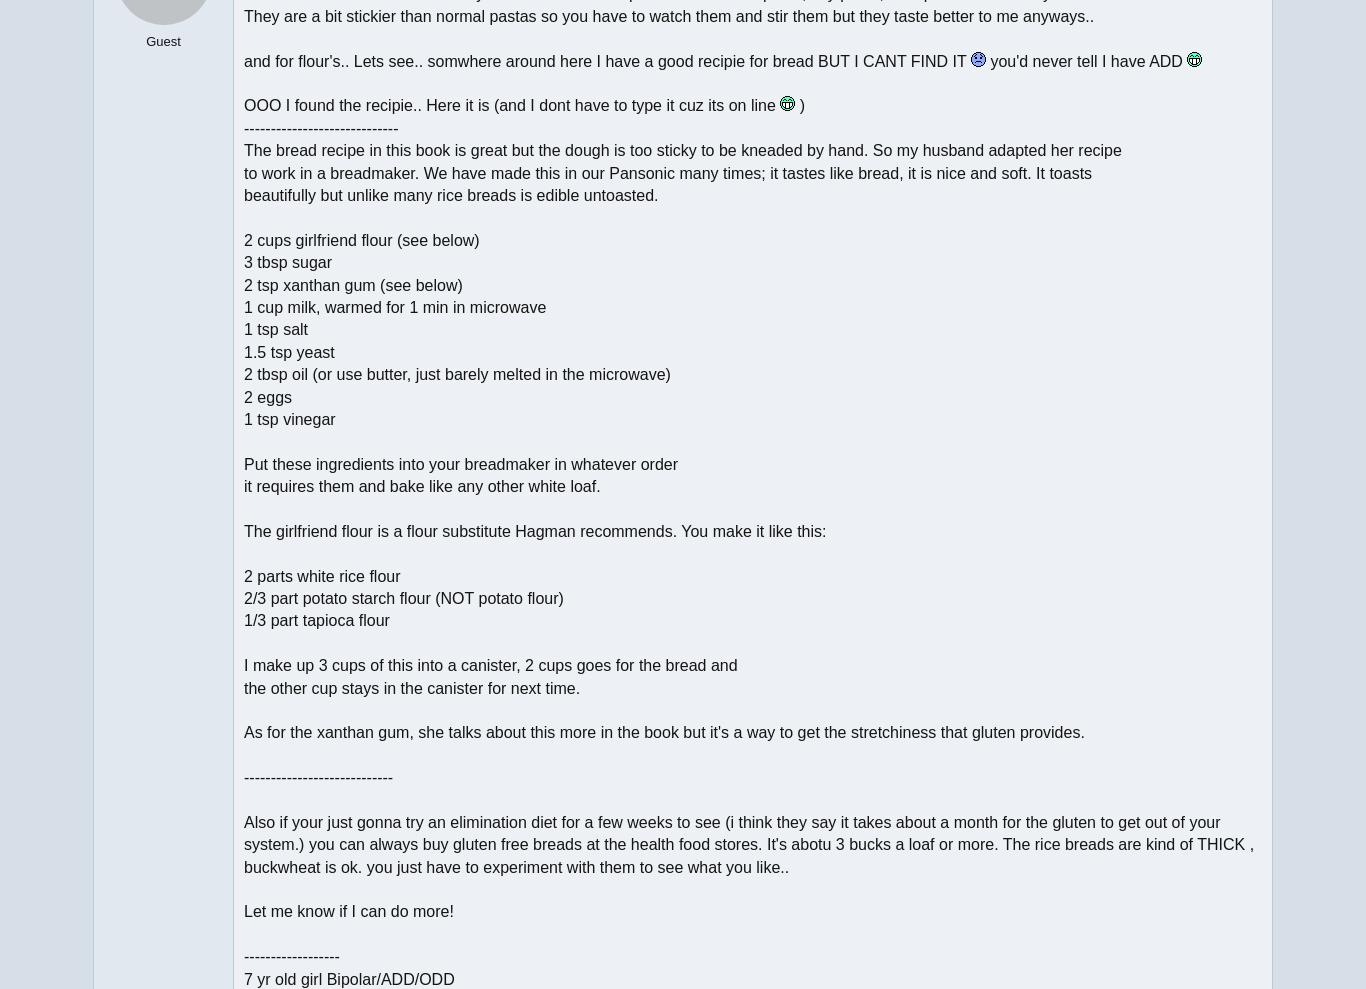 The image size is (1366, 989). Describe the element at coordinates (490, 664) in the screenshot. I see `'I make up 3 cups of this into a canister, 2 cups goes for the bread and'` at that location.